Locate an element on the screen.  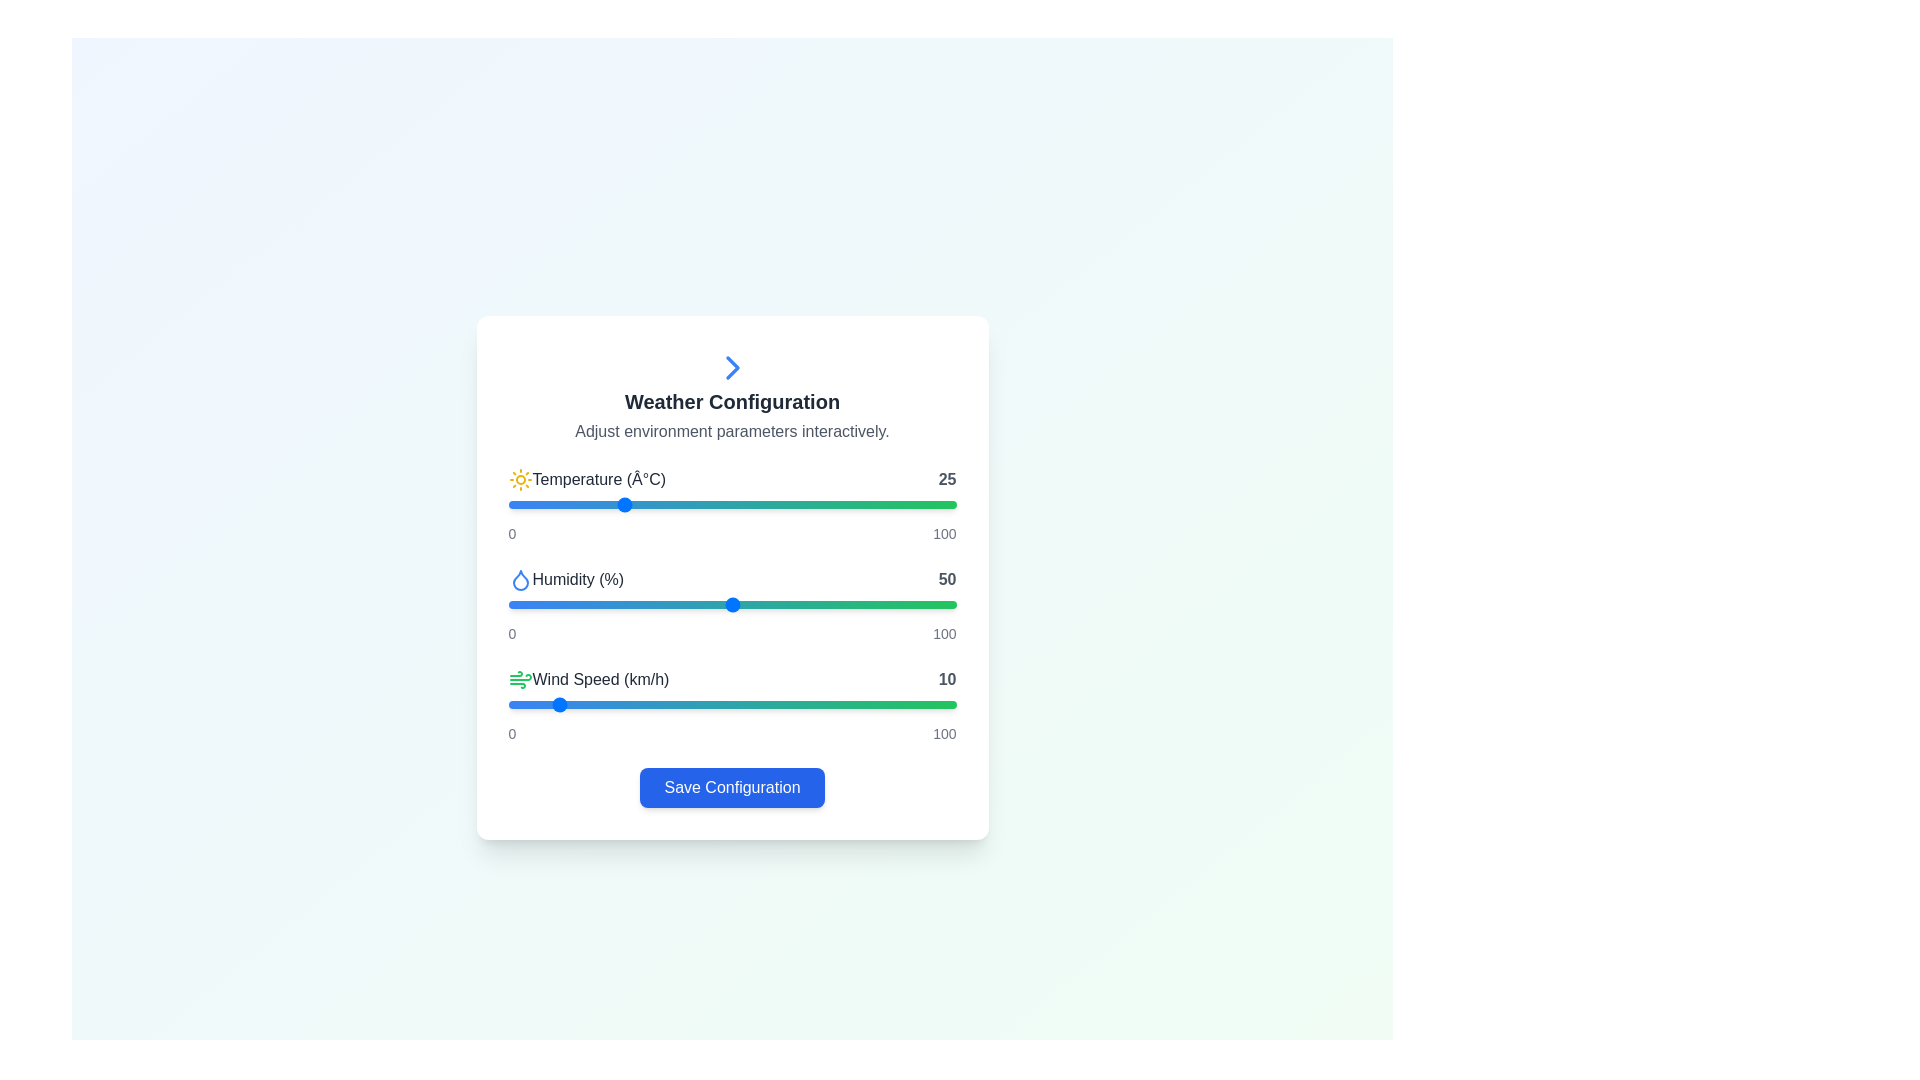
slider value is located at coordinates (906, 504).